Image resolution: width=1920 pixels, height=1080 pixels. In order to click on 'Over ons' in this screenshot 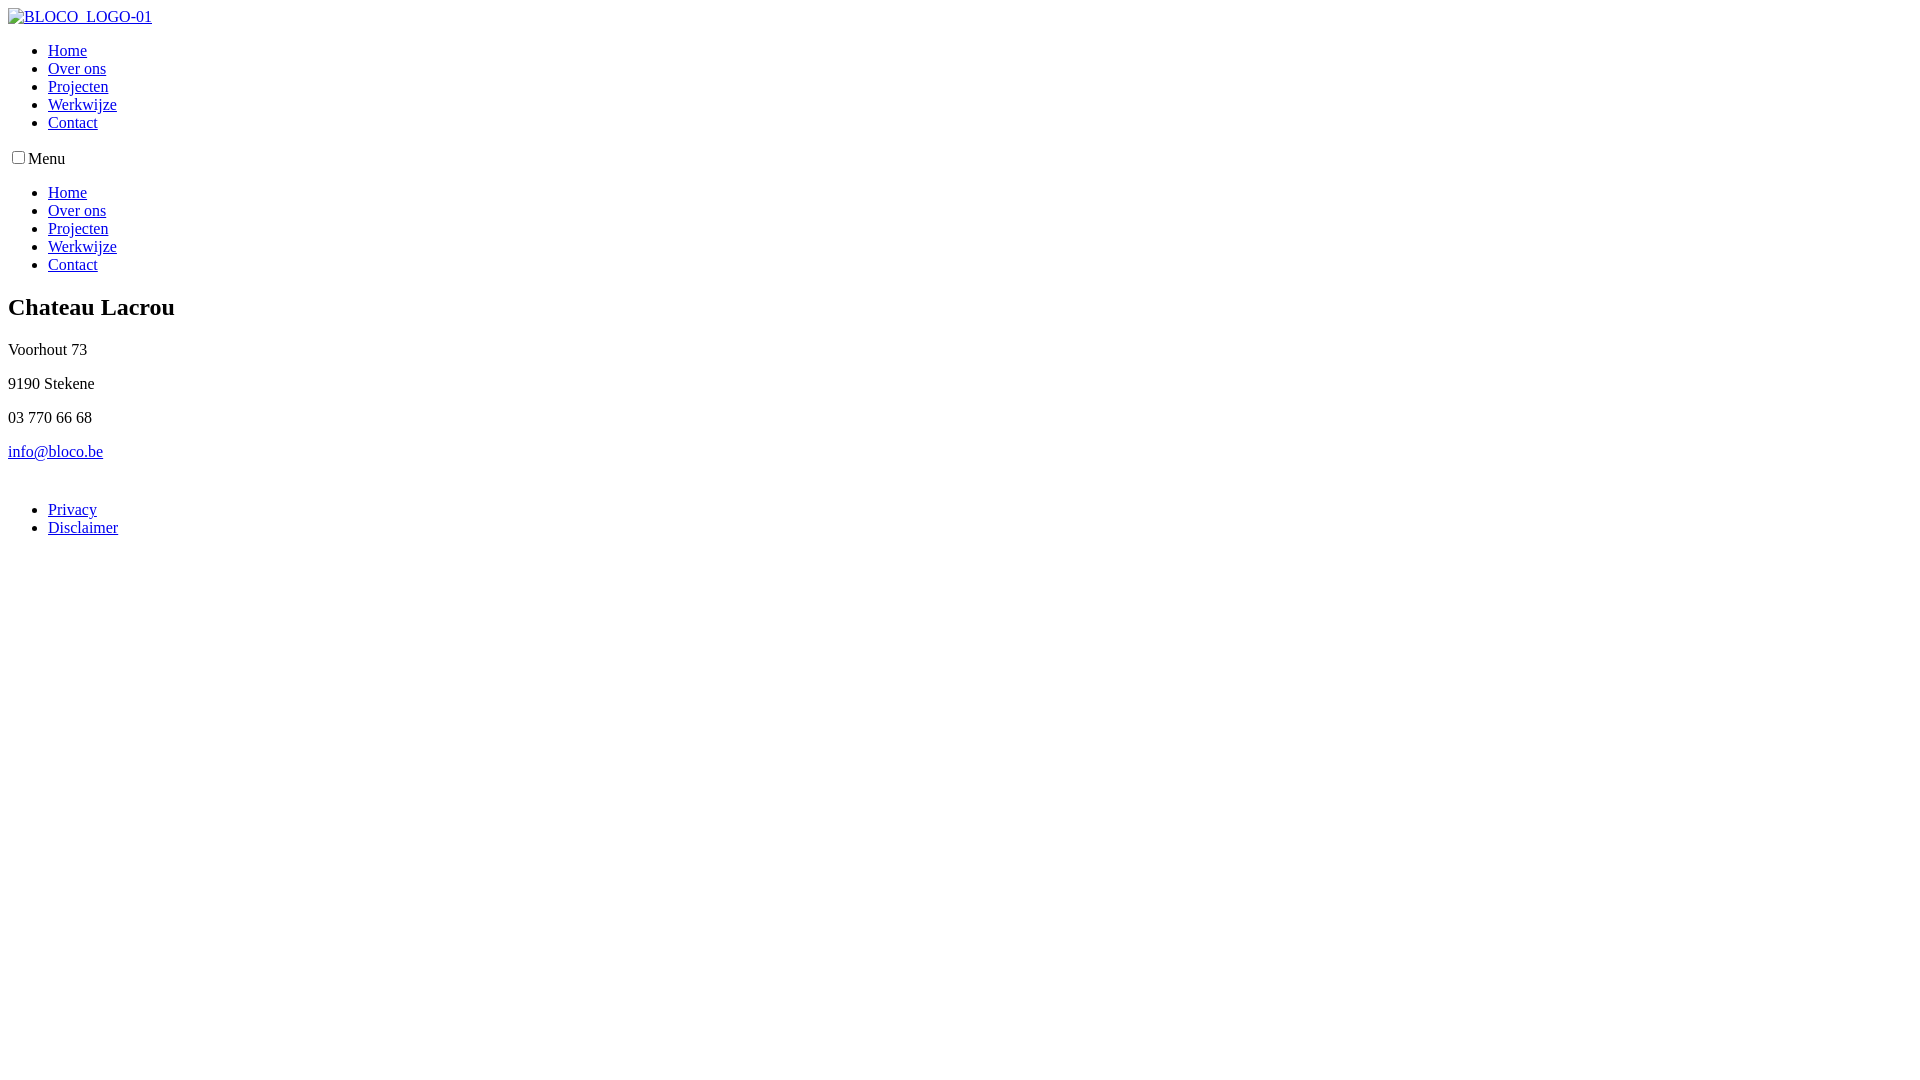, I will do `click(76, 210)`.